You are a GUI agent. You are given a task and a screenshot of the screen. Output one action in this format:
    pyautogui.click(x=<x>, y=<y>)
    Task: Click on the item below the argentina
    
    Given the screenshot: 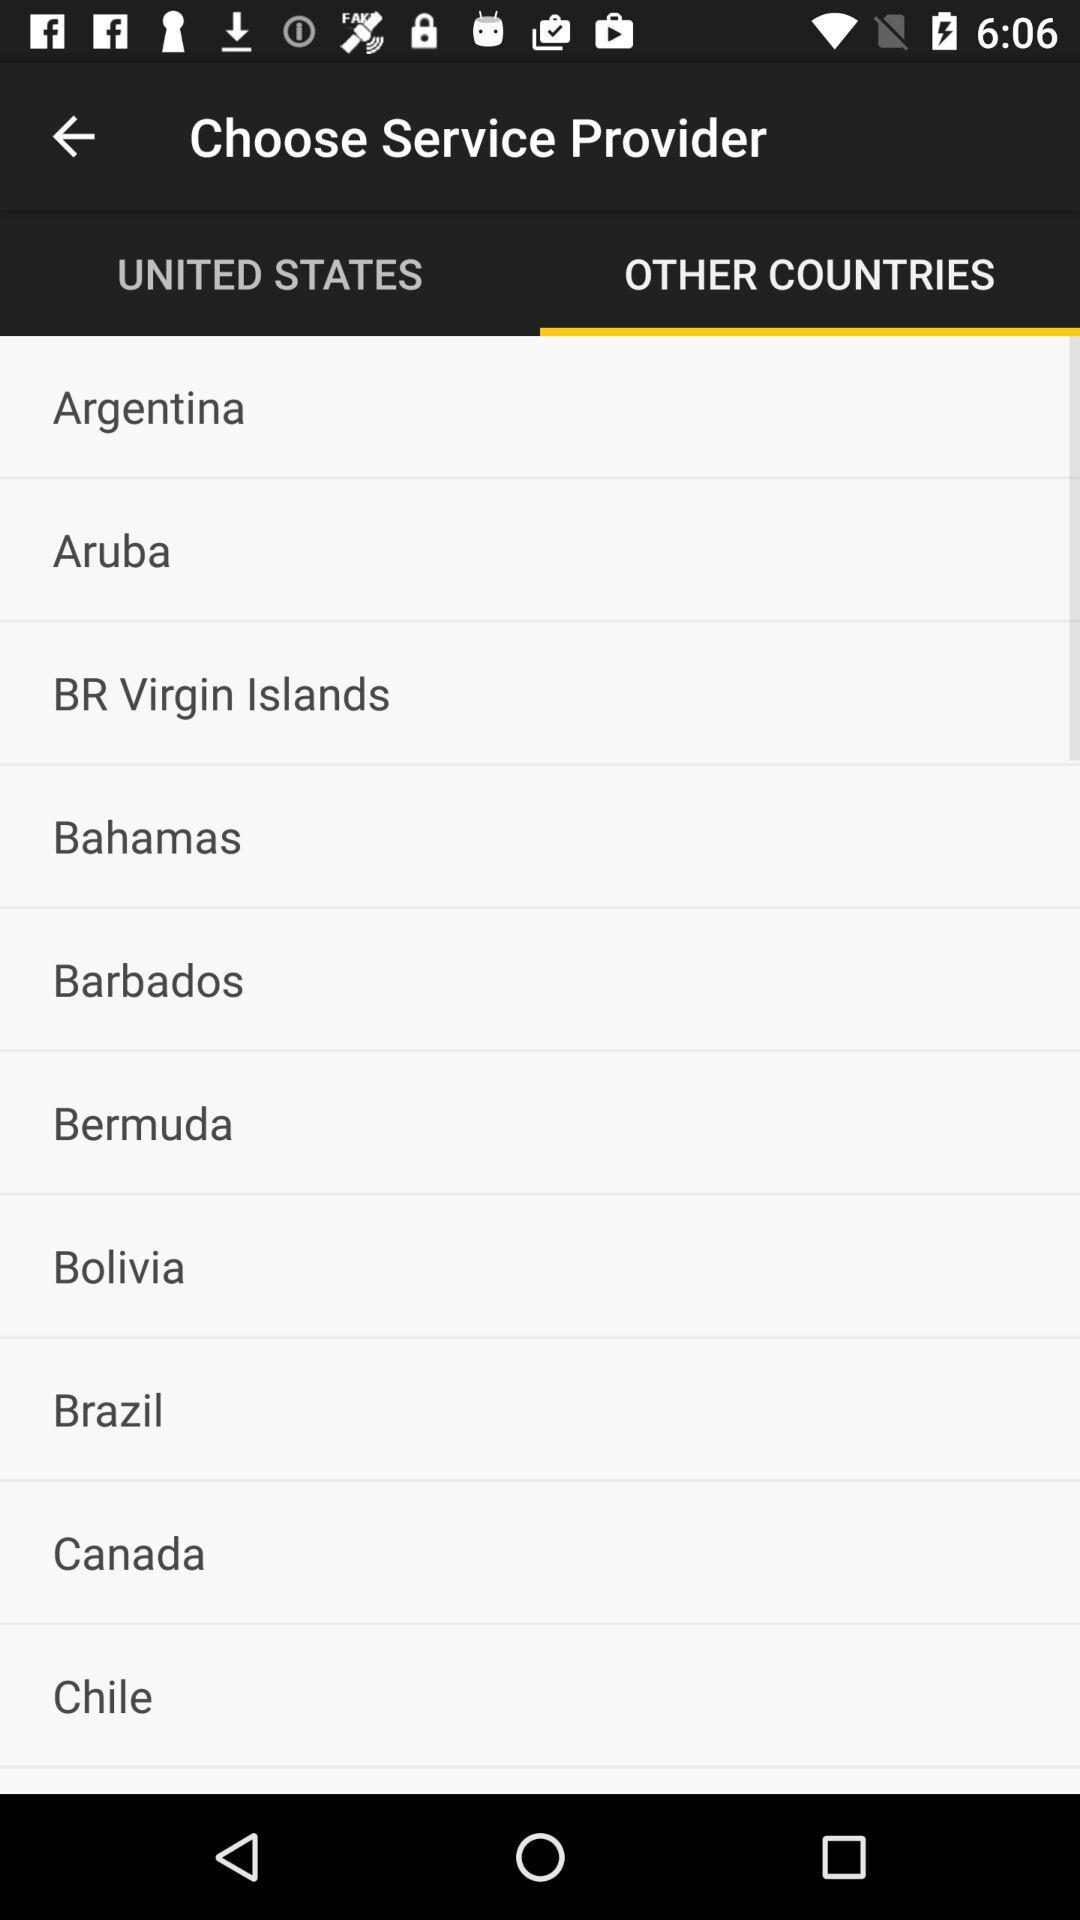 What is the action you would take?
    pyautogui.click(x=540, y=549)
    